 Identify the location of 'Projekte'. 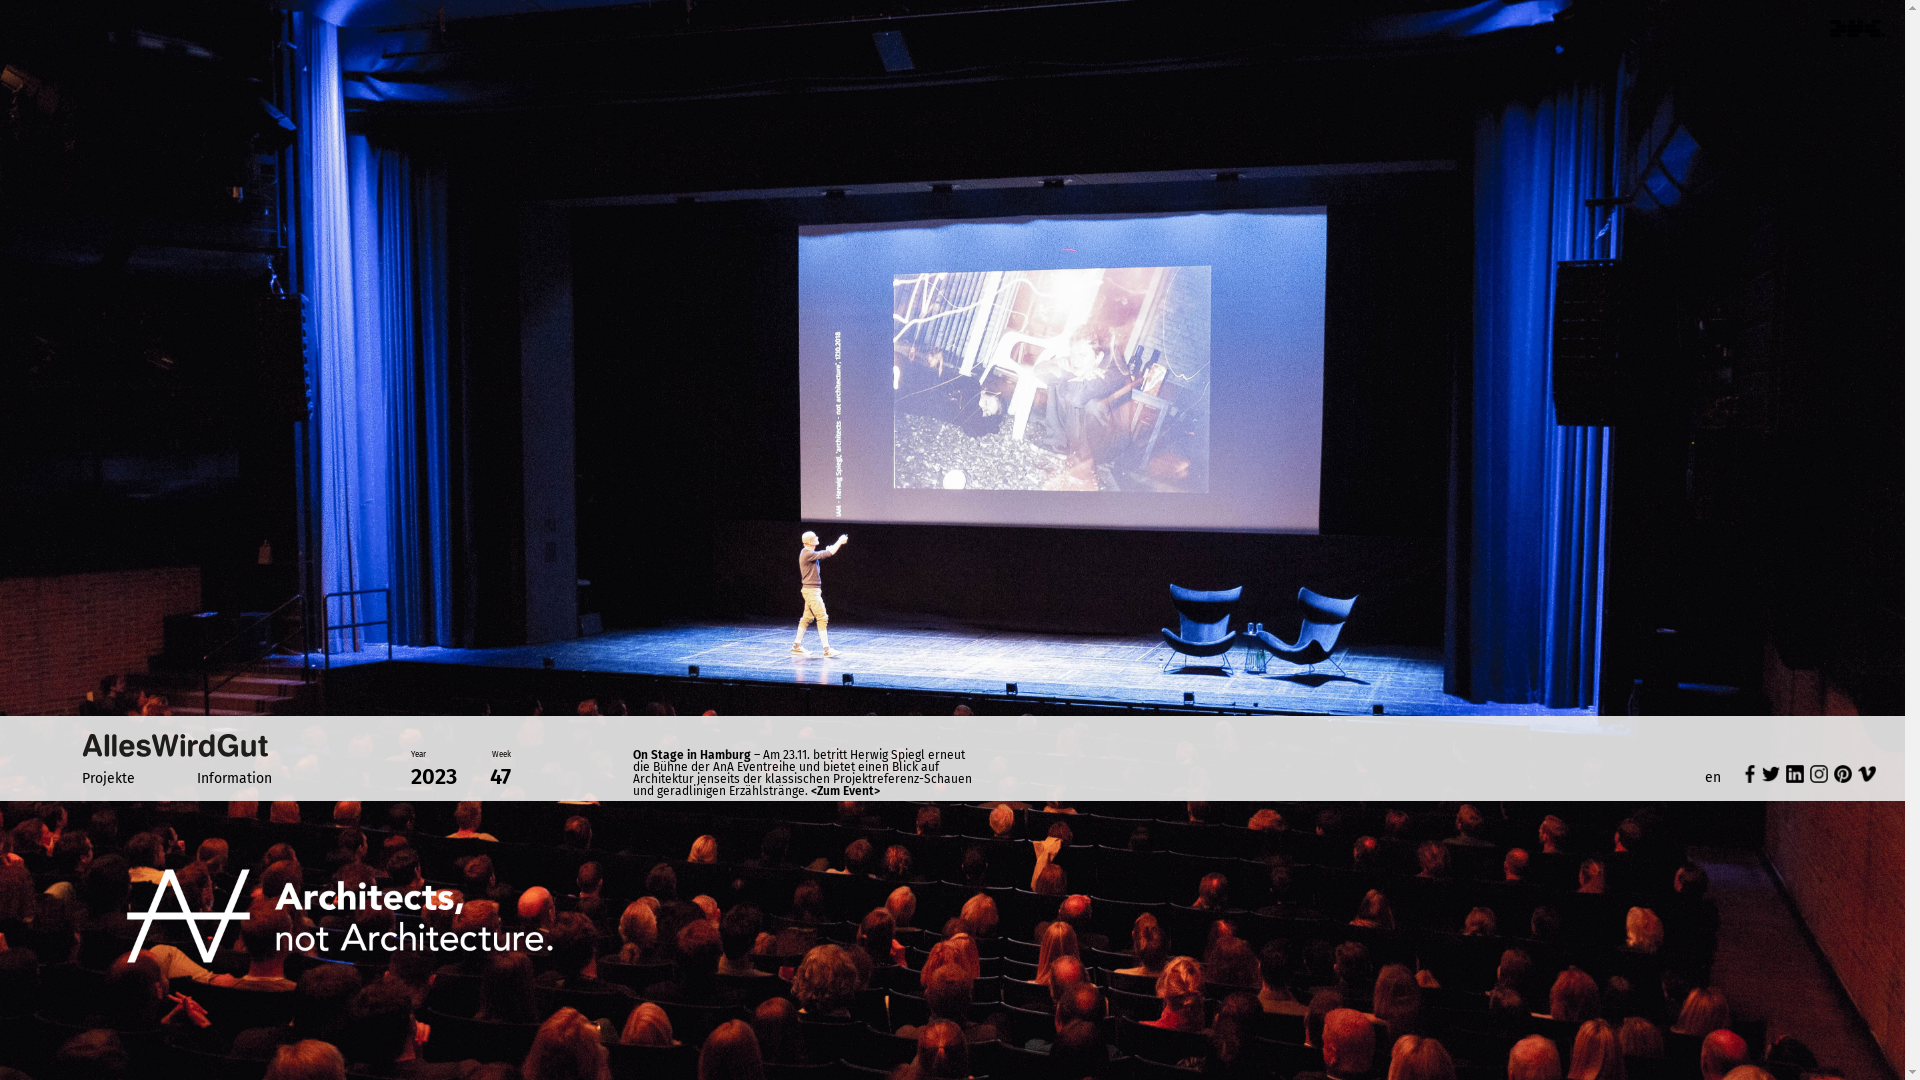
(80, 777).